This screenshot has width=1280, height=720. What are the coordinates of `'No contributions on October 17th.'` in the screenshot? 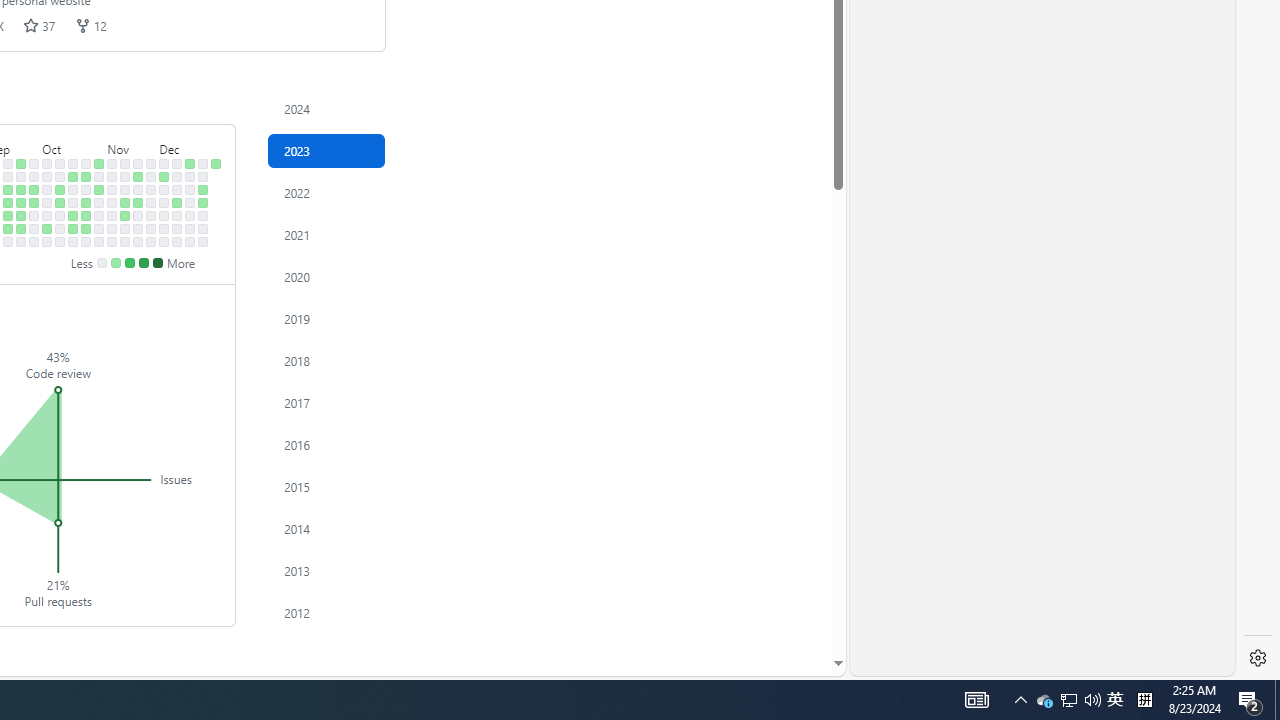 It's located at (73, 189).